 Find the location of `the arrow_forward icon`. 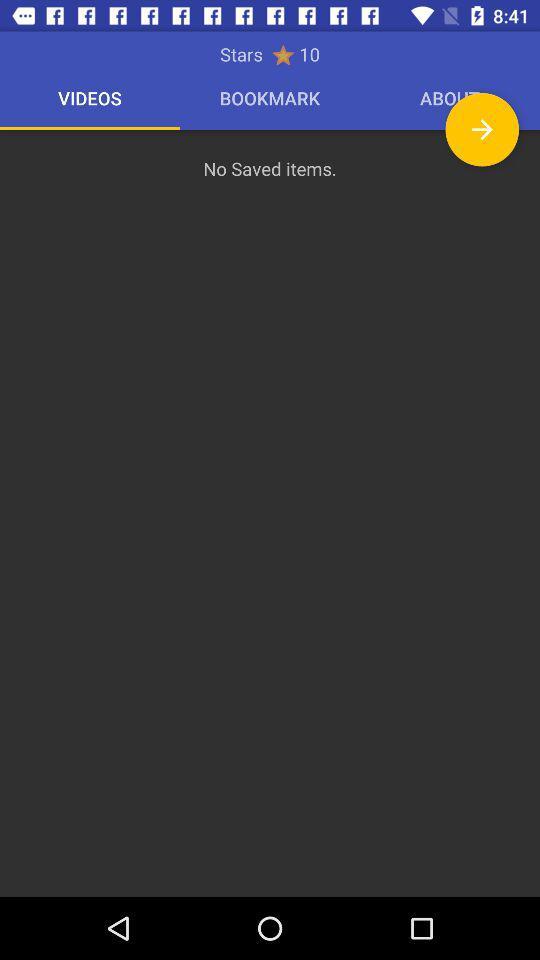

the arrow_forward icon is located at coordinates (481, 128).